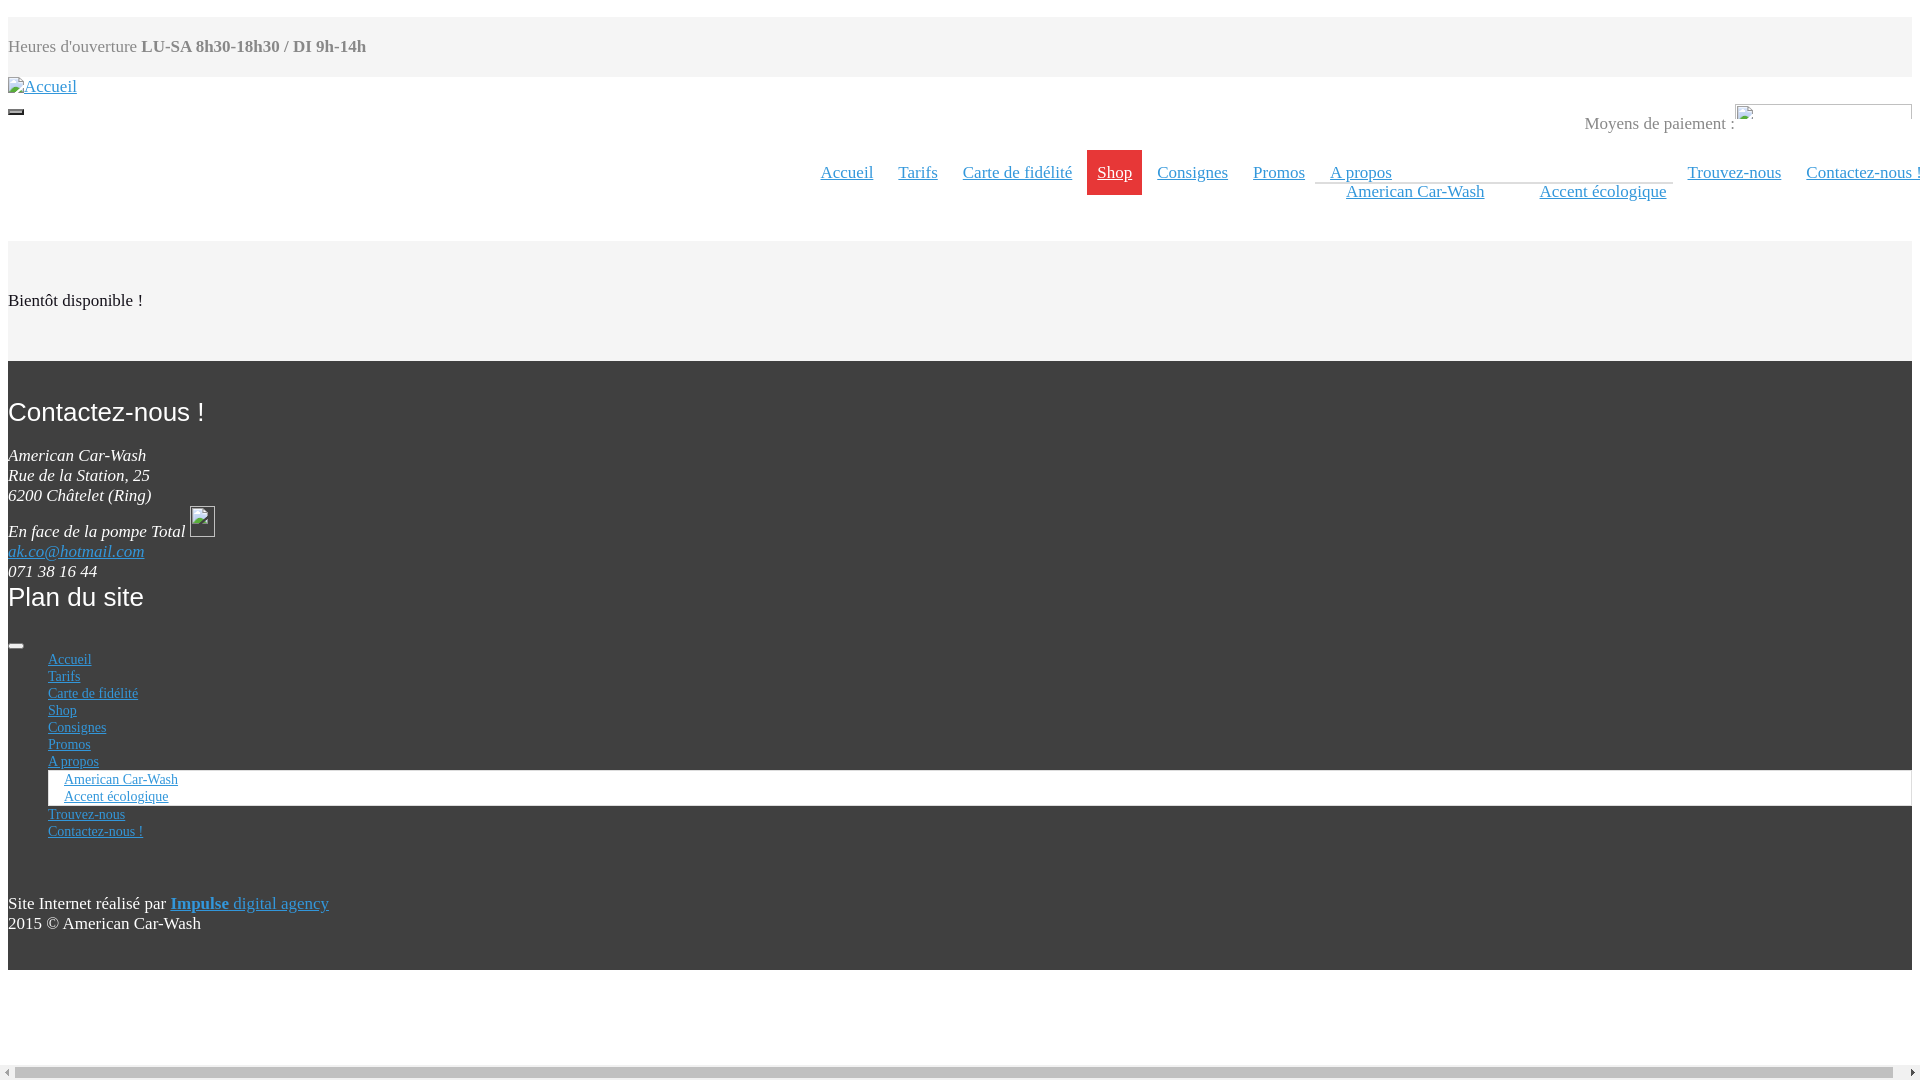  Describe the element at coordinates (1335, 191) in the screenshot. I see `'American Car-Wash'` at that location.